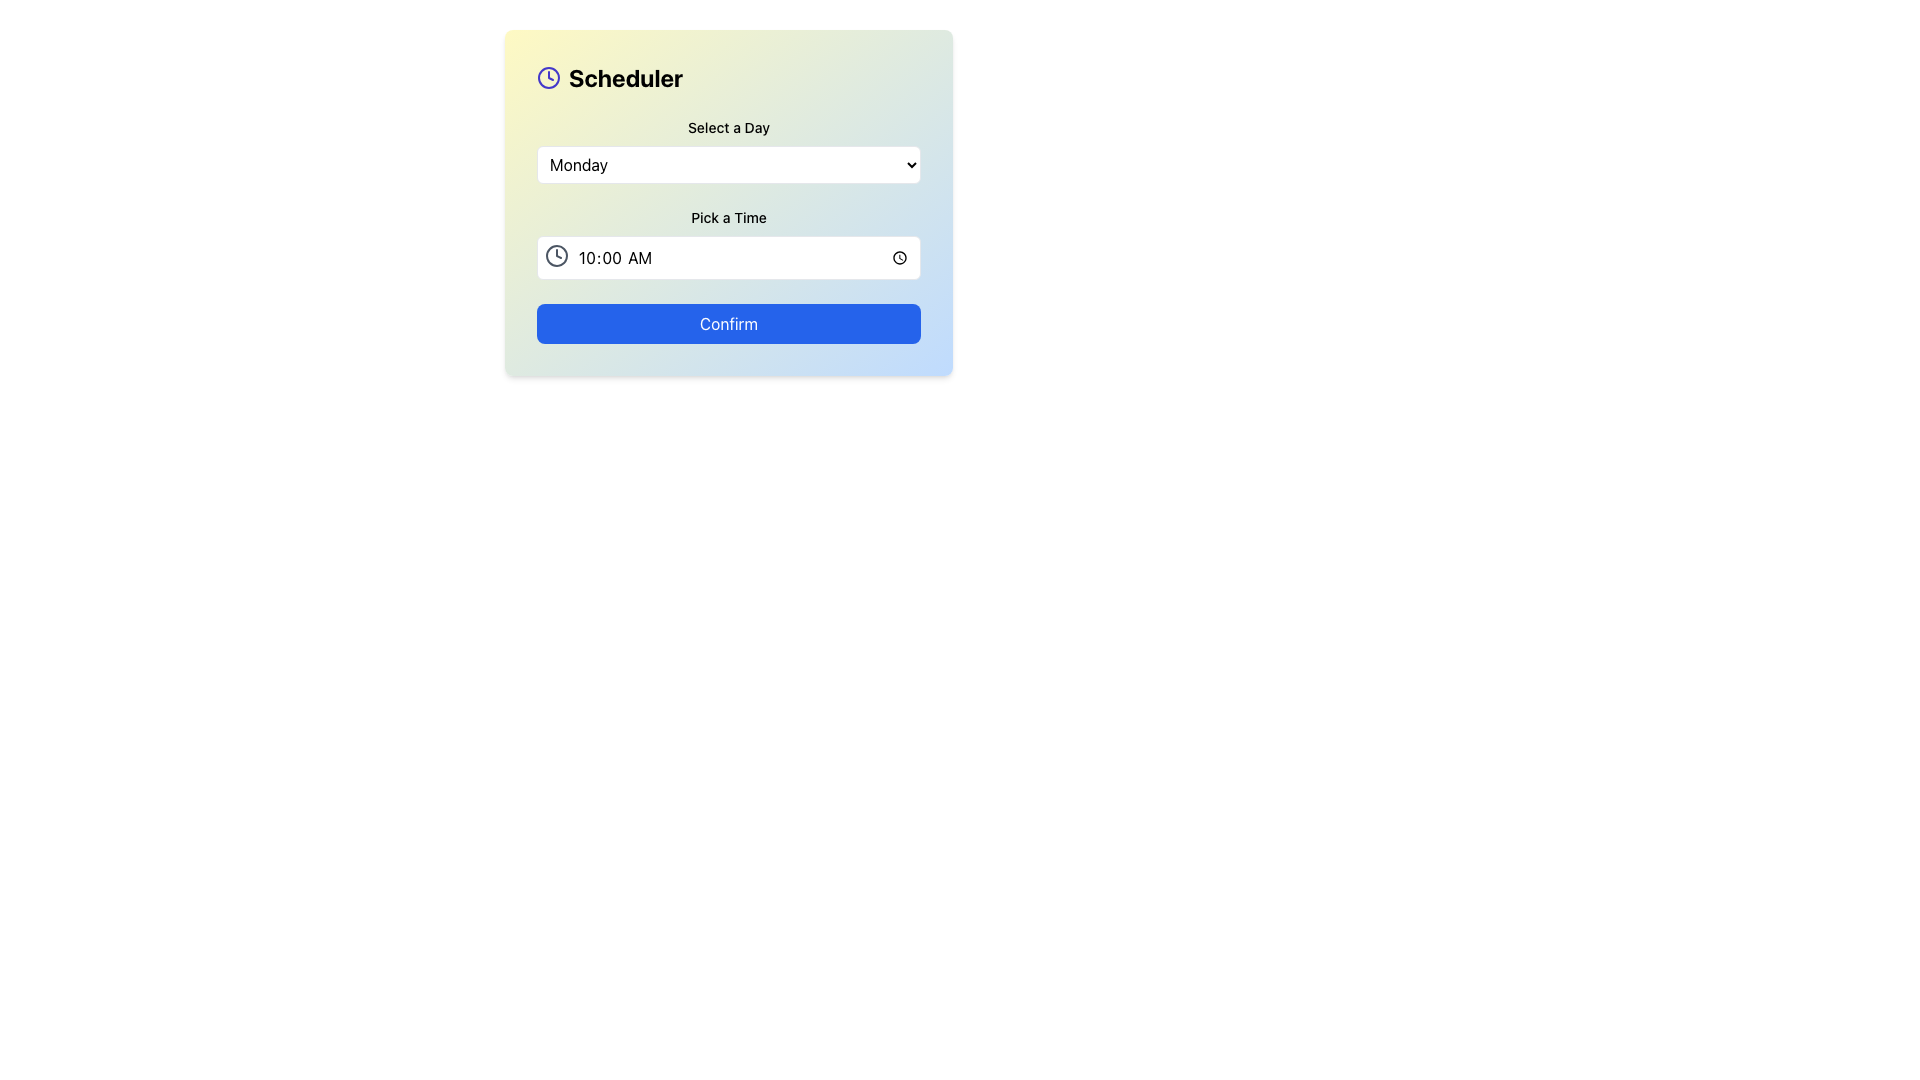  I want to click on the clock icon located at the far left end of the time input box, which has a circular outline and clock hands in a thin, stroked gray design, so click(556, 254).